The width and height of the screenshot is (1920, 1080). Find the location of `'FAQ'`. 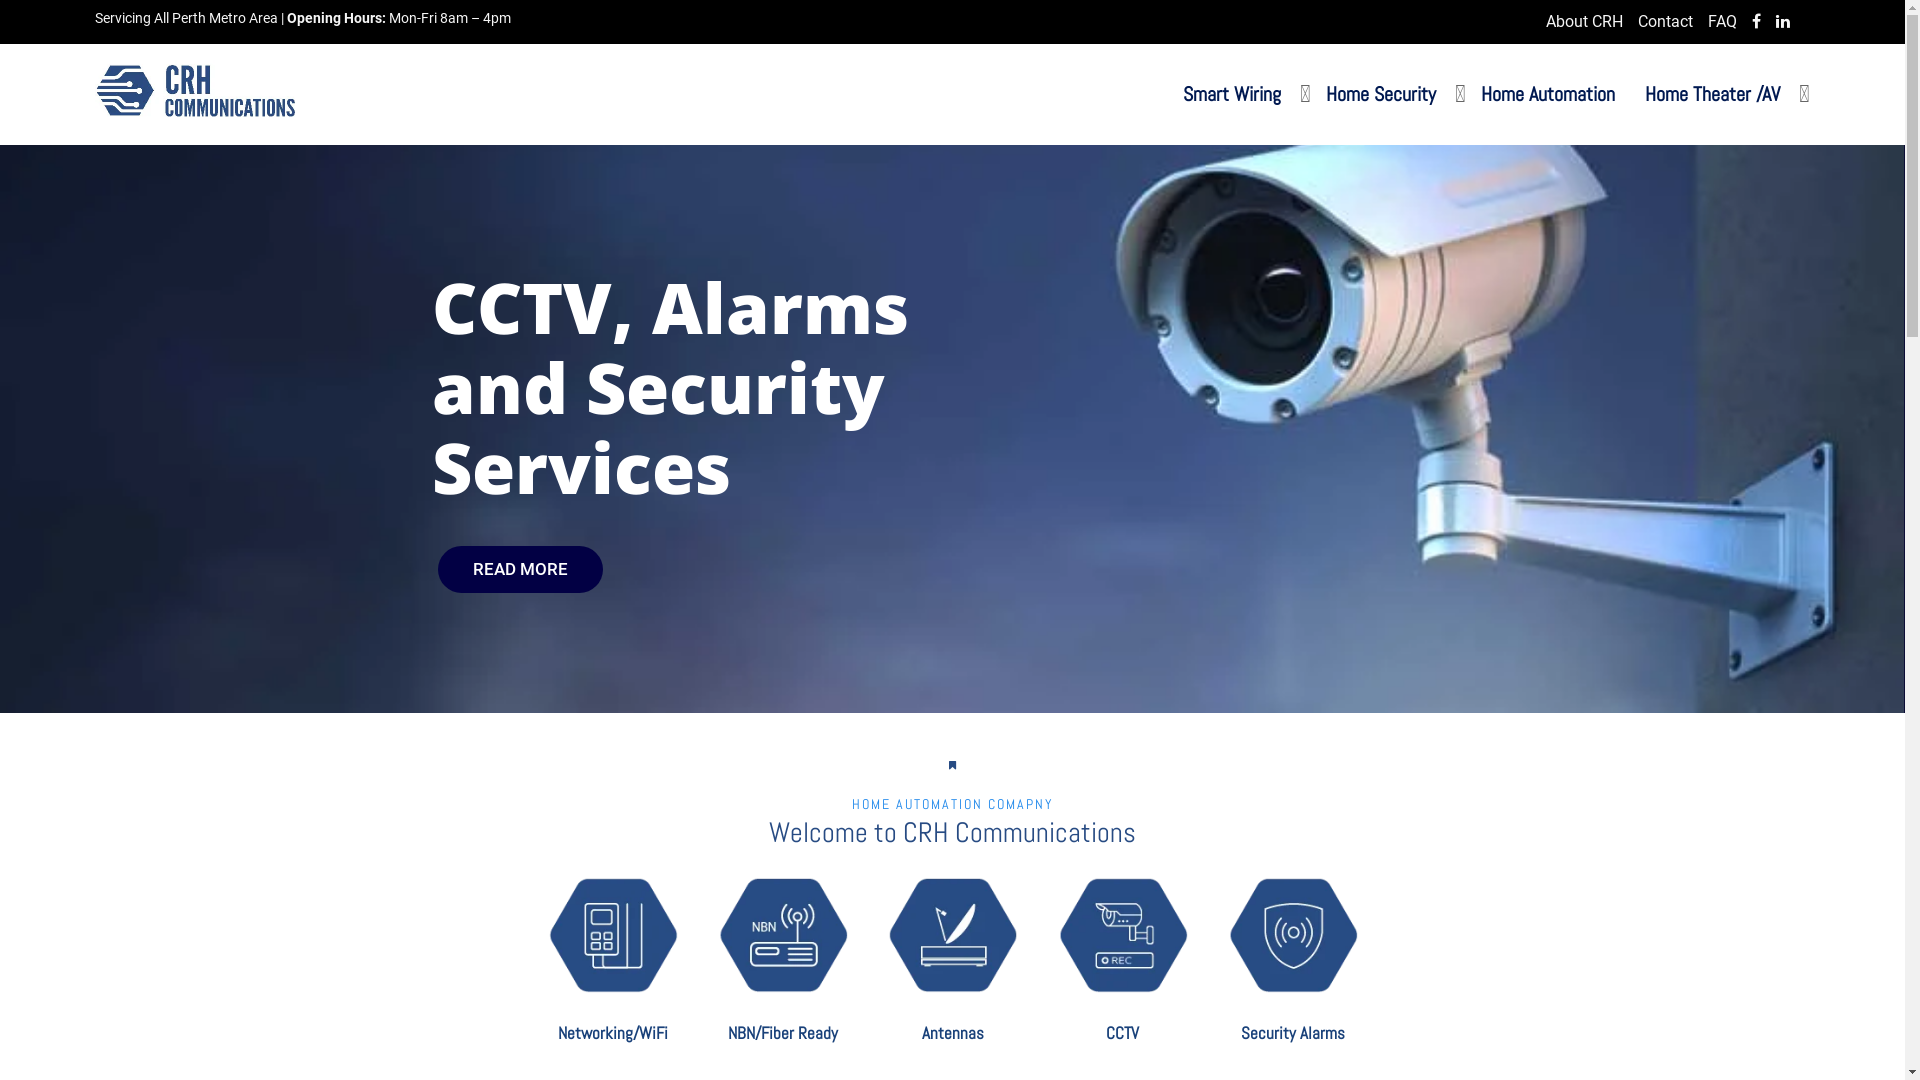

'FAQ' is located at coordinates (1707, 21).